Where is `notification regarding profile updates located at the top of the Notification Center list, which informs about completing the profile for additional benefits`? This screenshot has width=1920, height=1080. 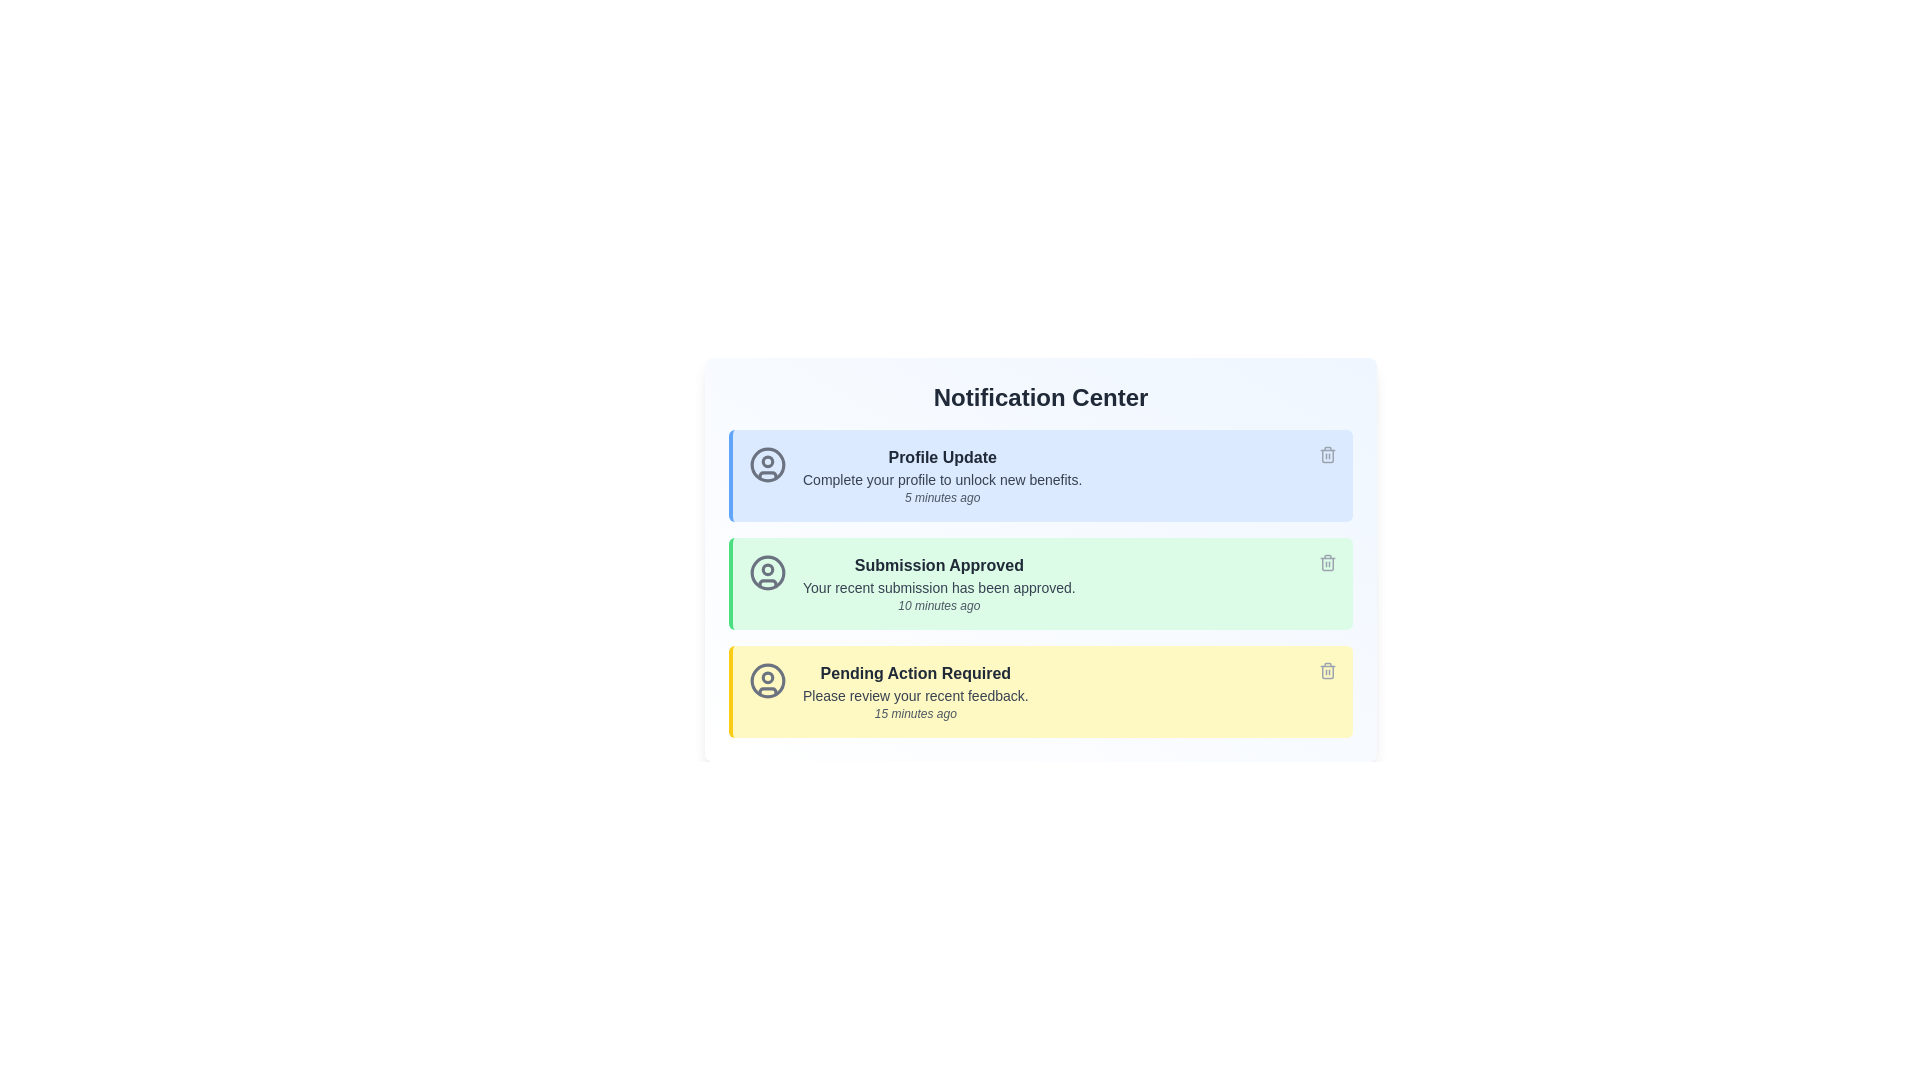
notification regarding profile updates located at the top of the Notification Center list, which informs about completing the profile for additional benefits is located at coordinates (941, 475).